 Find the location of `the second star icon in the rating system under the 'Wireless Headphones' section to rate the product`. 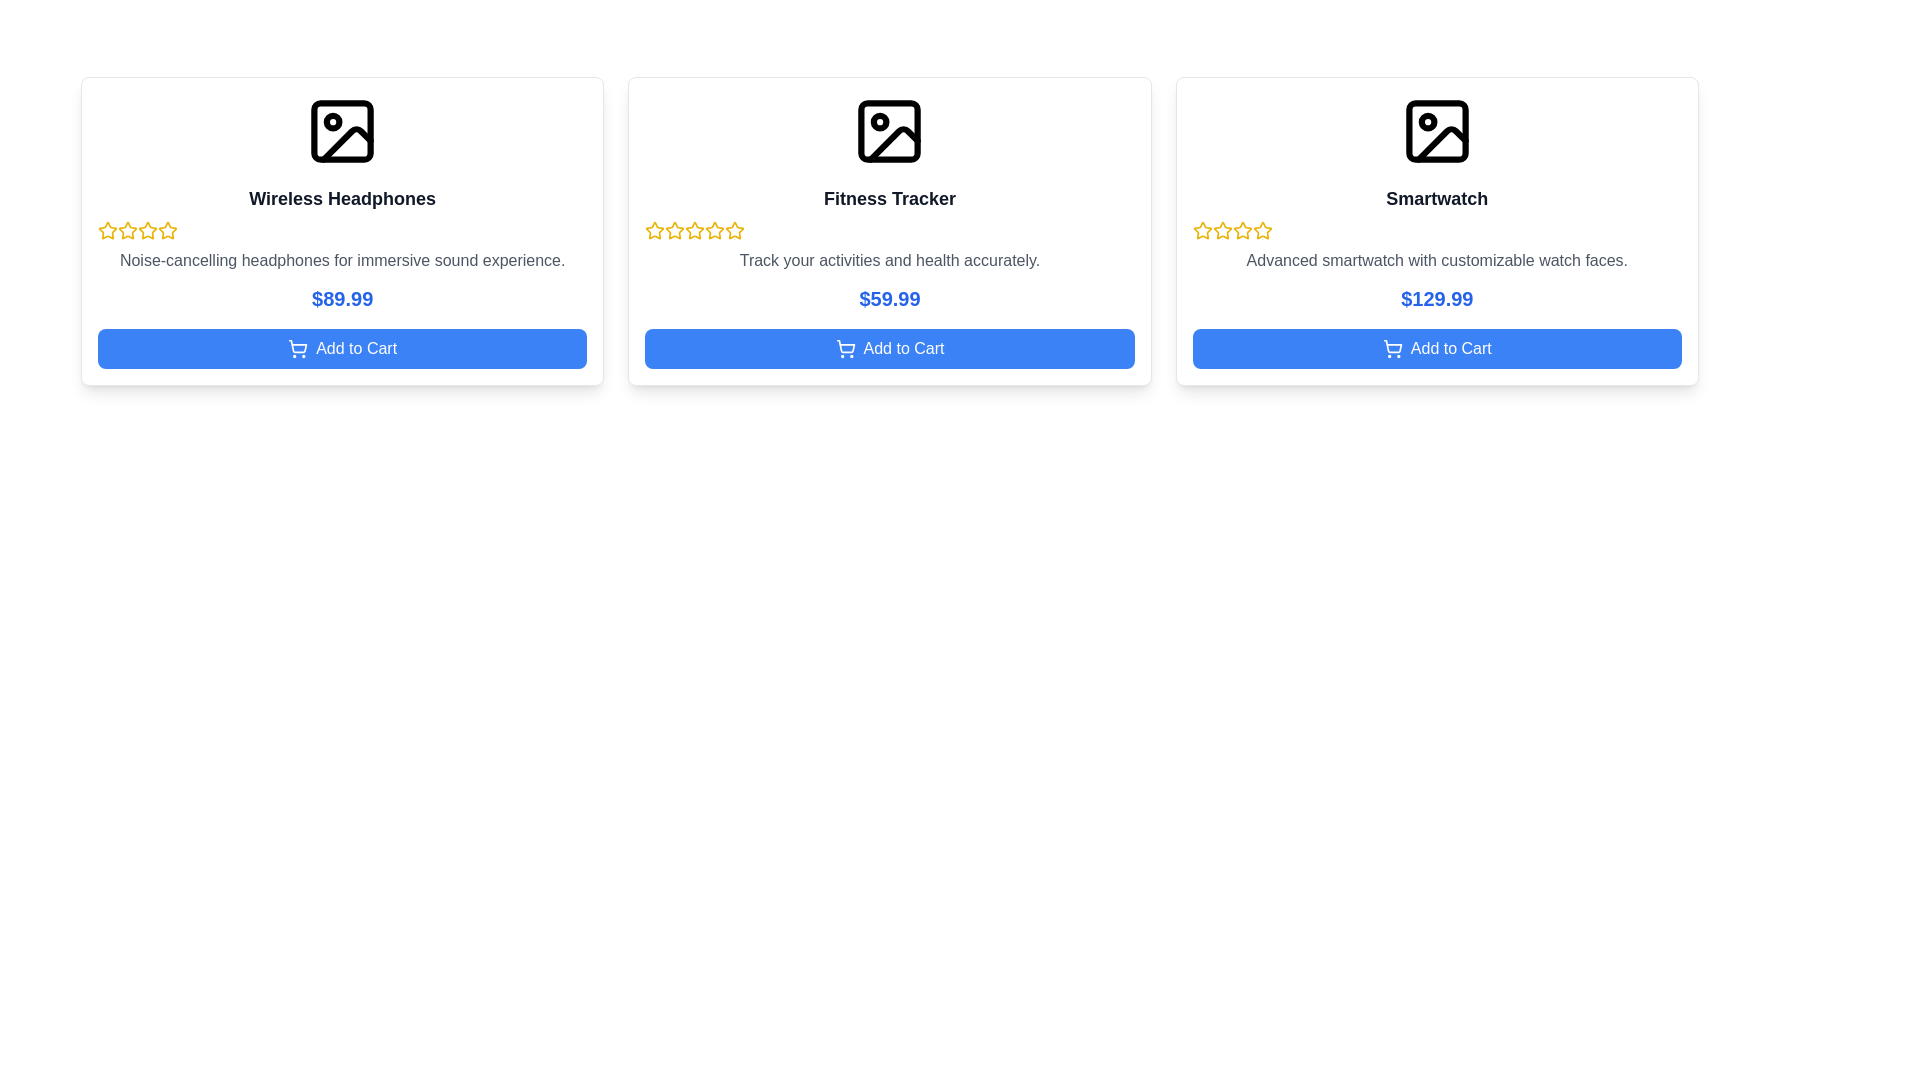

the second star icon in the rating system under the 'Wireless Headphones' section to rate the product is located at coordinates (147, 229).